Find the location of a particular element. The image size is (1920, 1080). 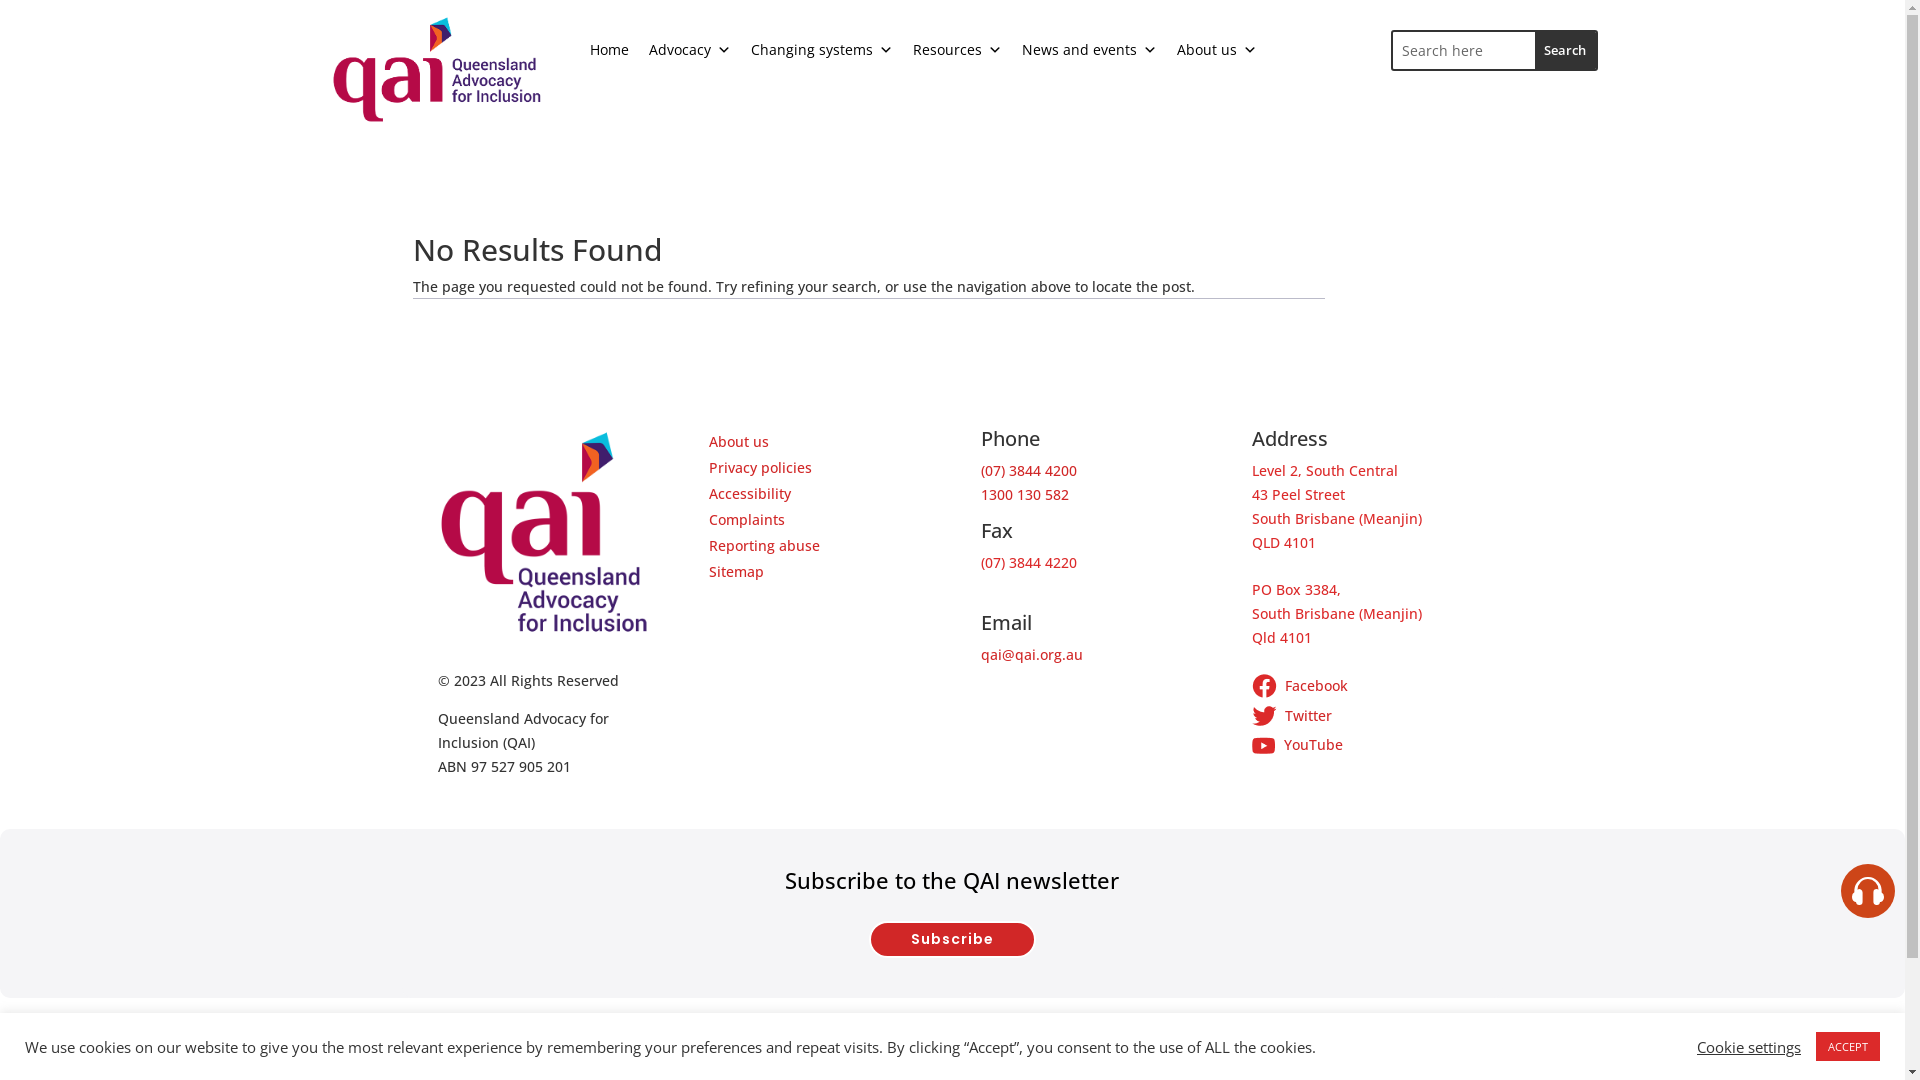

'Subscribe' is located at coordinates (951, 938).